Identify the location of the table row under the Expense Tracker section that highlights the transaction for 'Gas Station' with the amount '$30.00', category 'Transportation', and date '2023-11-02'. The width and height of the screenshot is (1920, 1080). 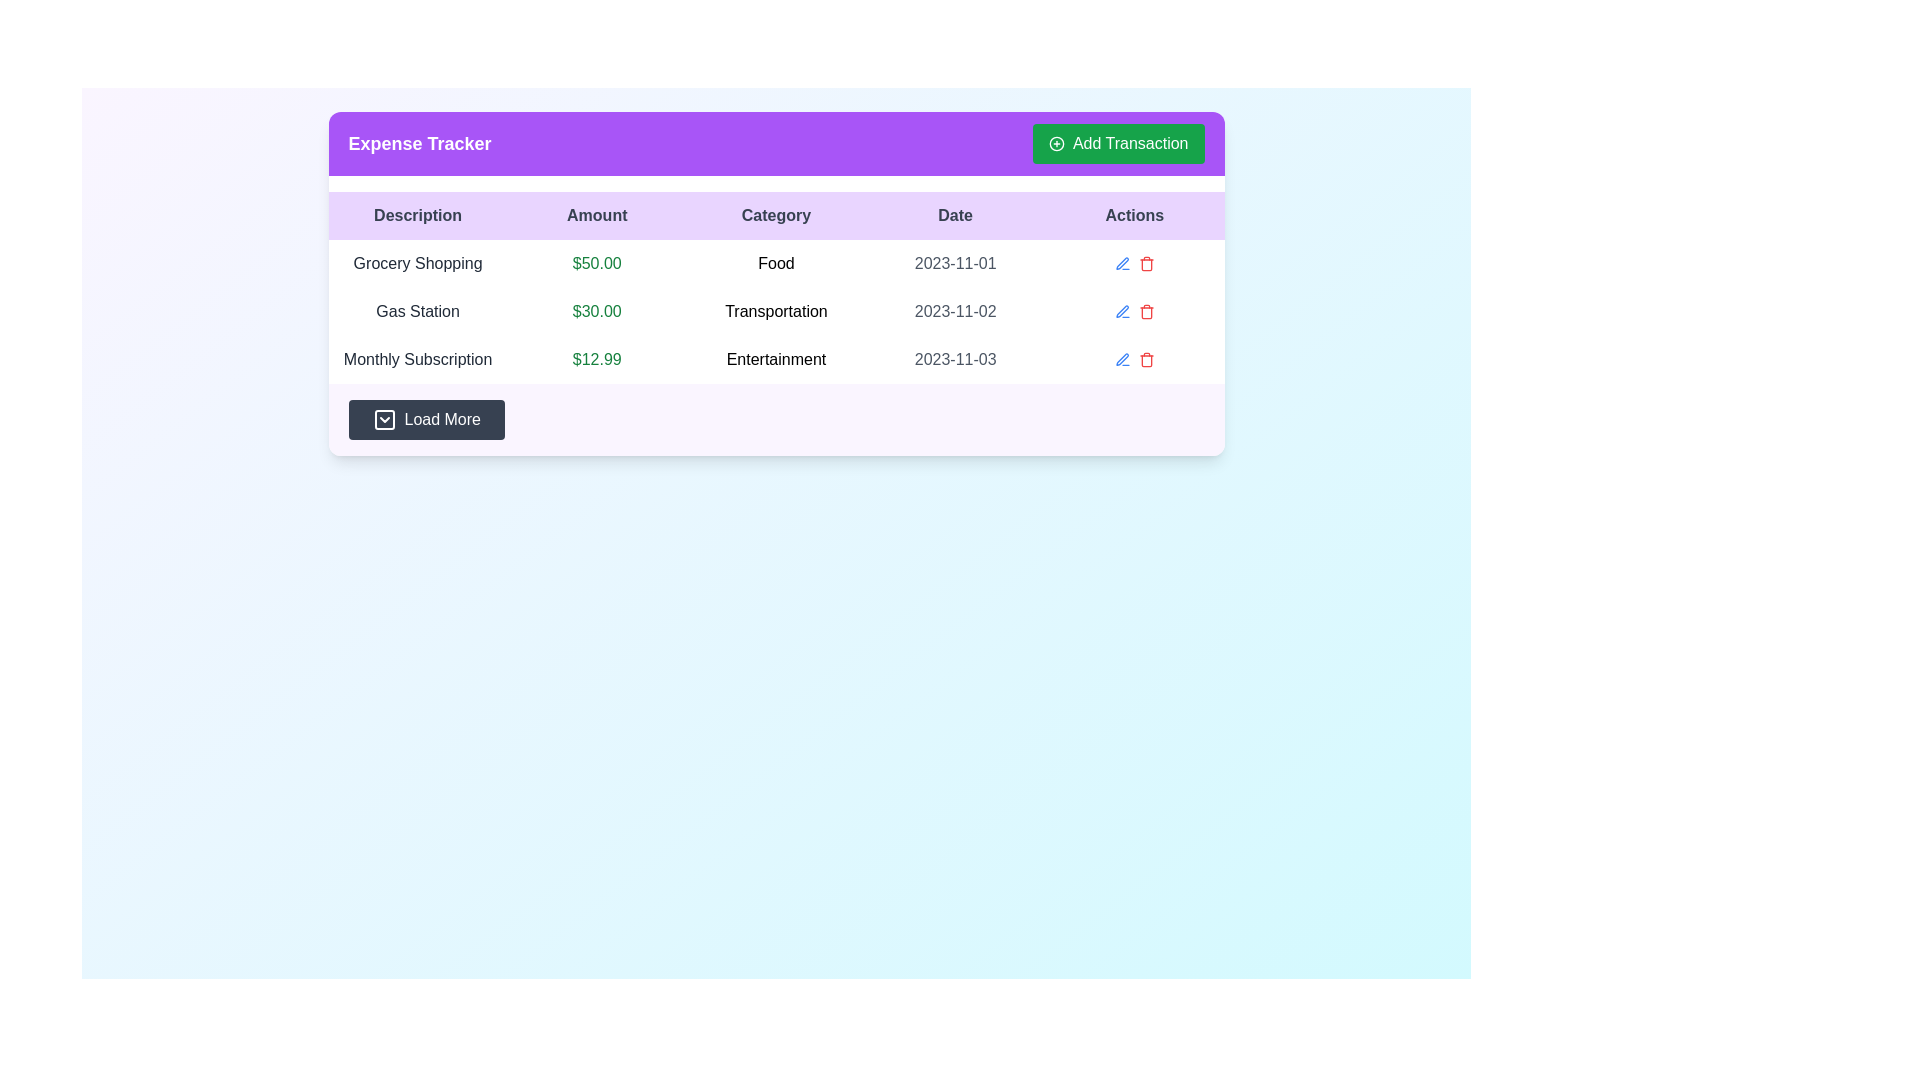
(775, 312).